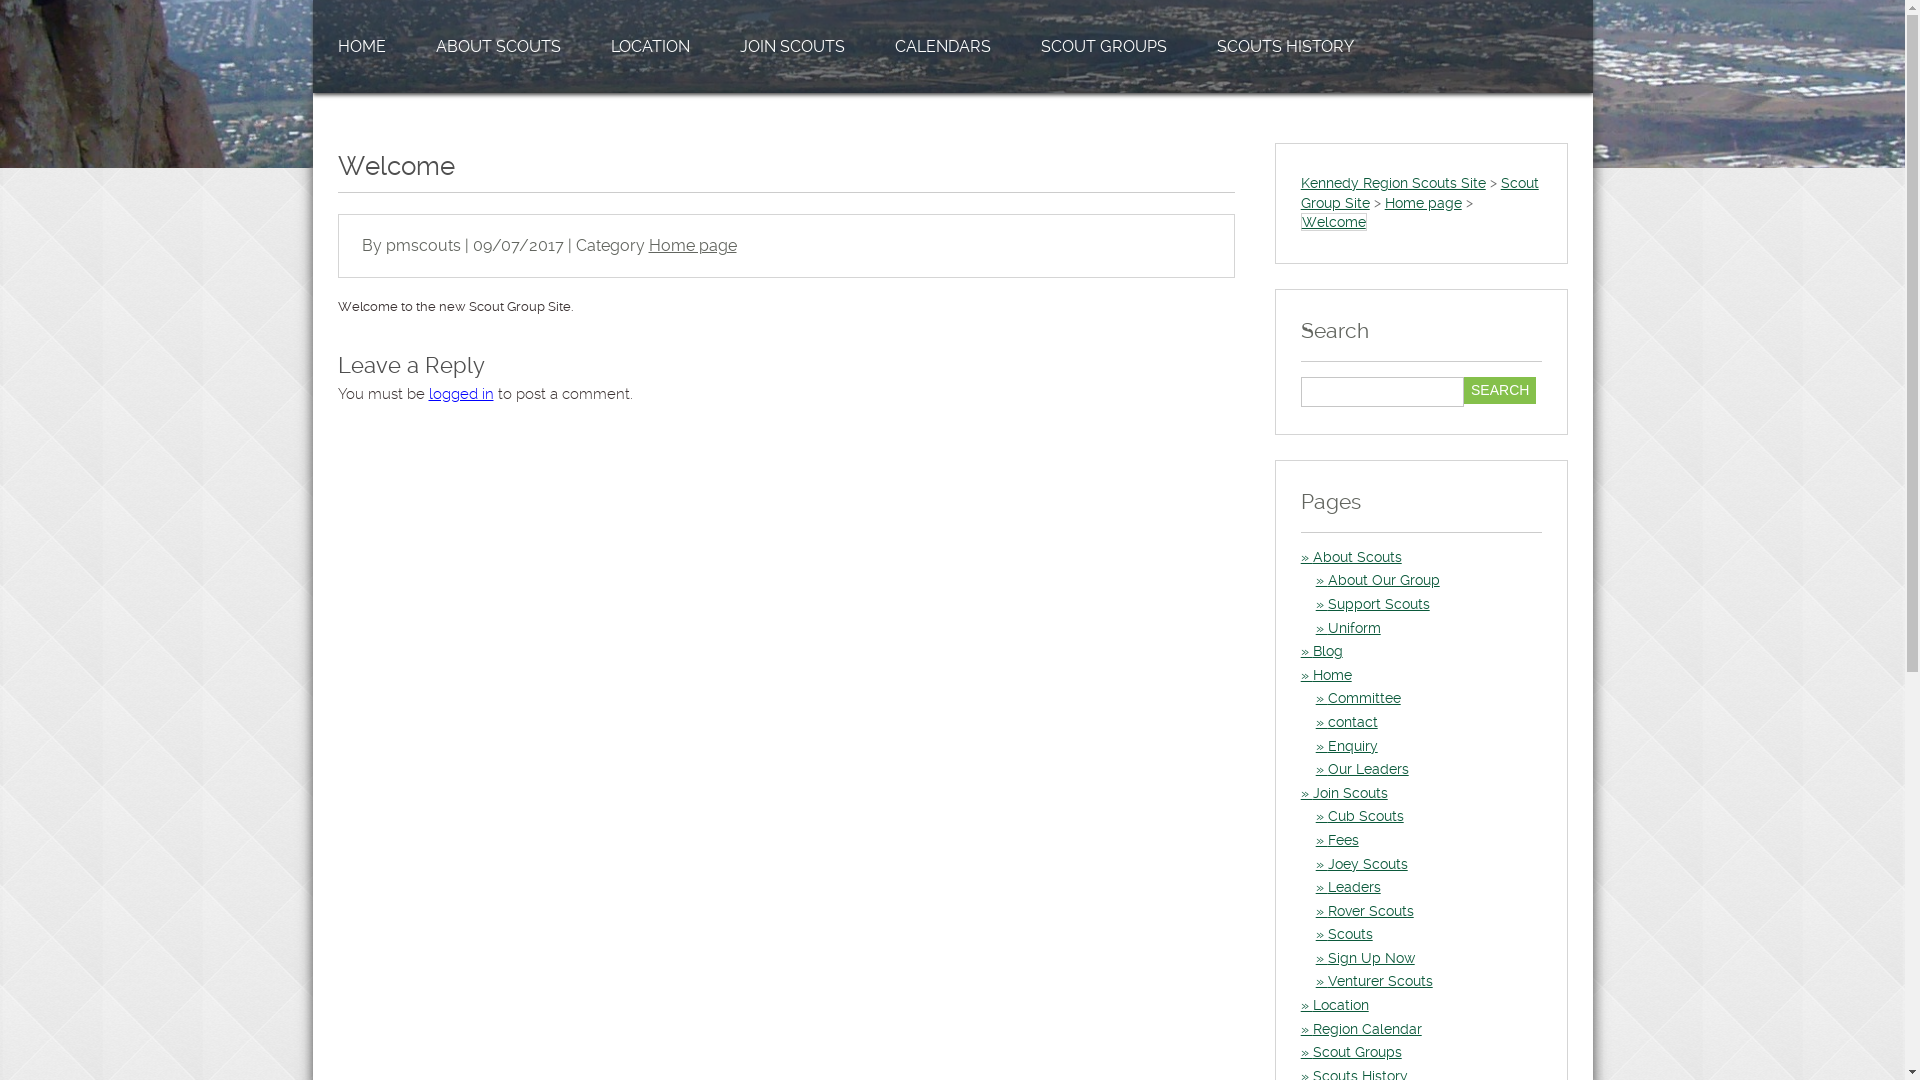 The image size is (1920, 1080). I want to click on 'Support Scouts', so click(1371, 603).